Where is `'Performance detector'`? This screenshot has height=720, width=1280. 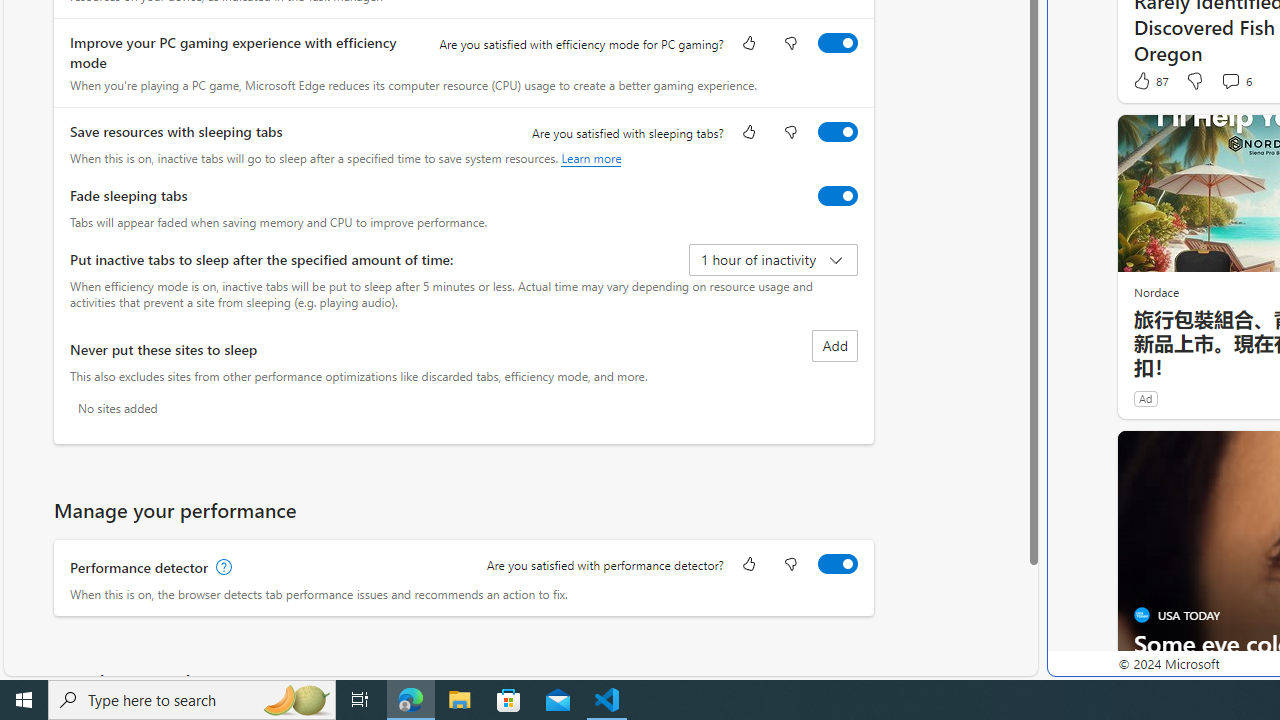
'Performance detector' is located at coordinates (837, 563).